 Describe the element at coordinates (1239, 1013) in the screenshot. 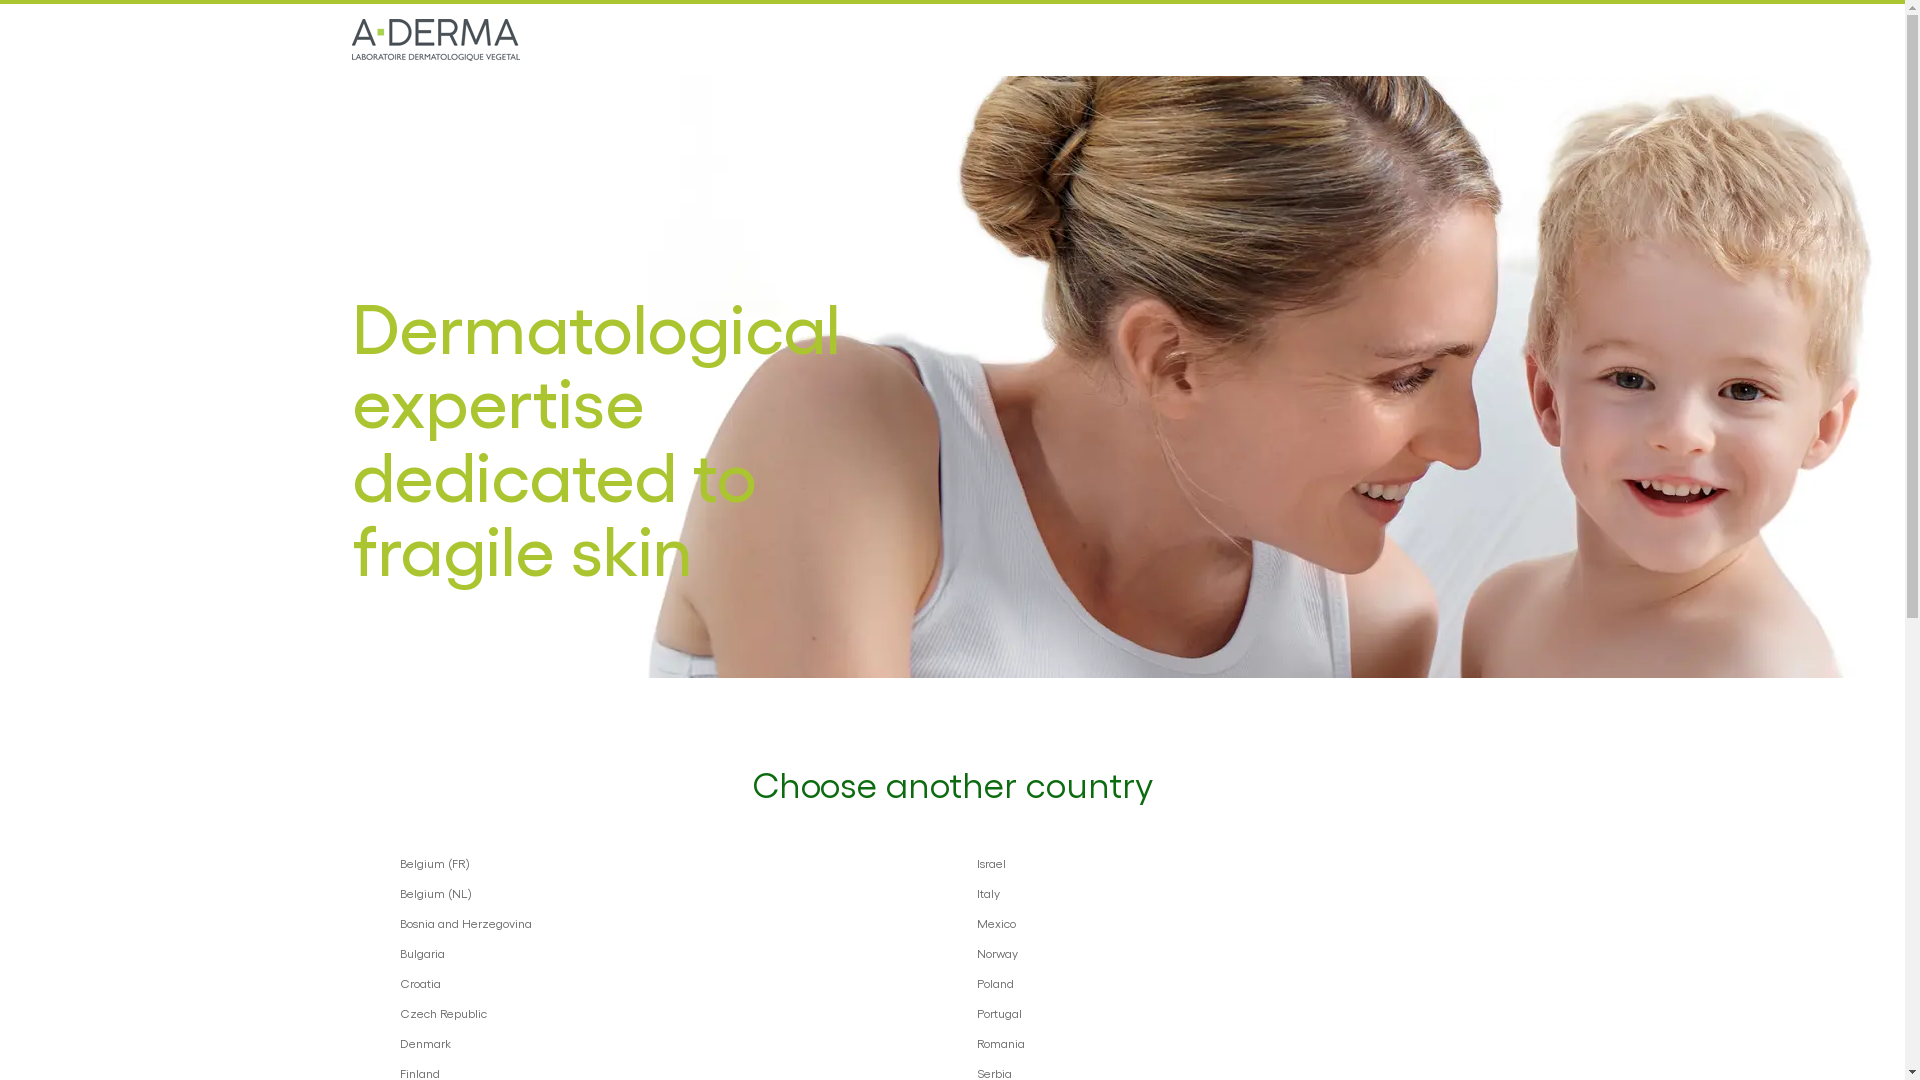

I see `'Portugal'` at that location.